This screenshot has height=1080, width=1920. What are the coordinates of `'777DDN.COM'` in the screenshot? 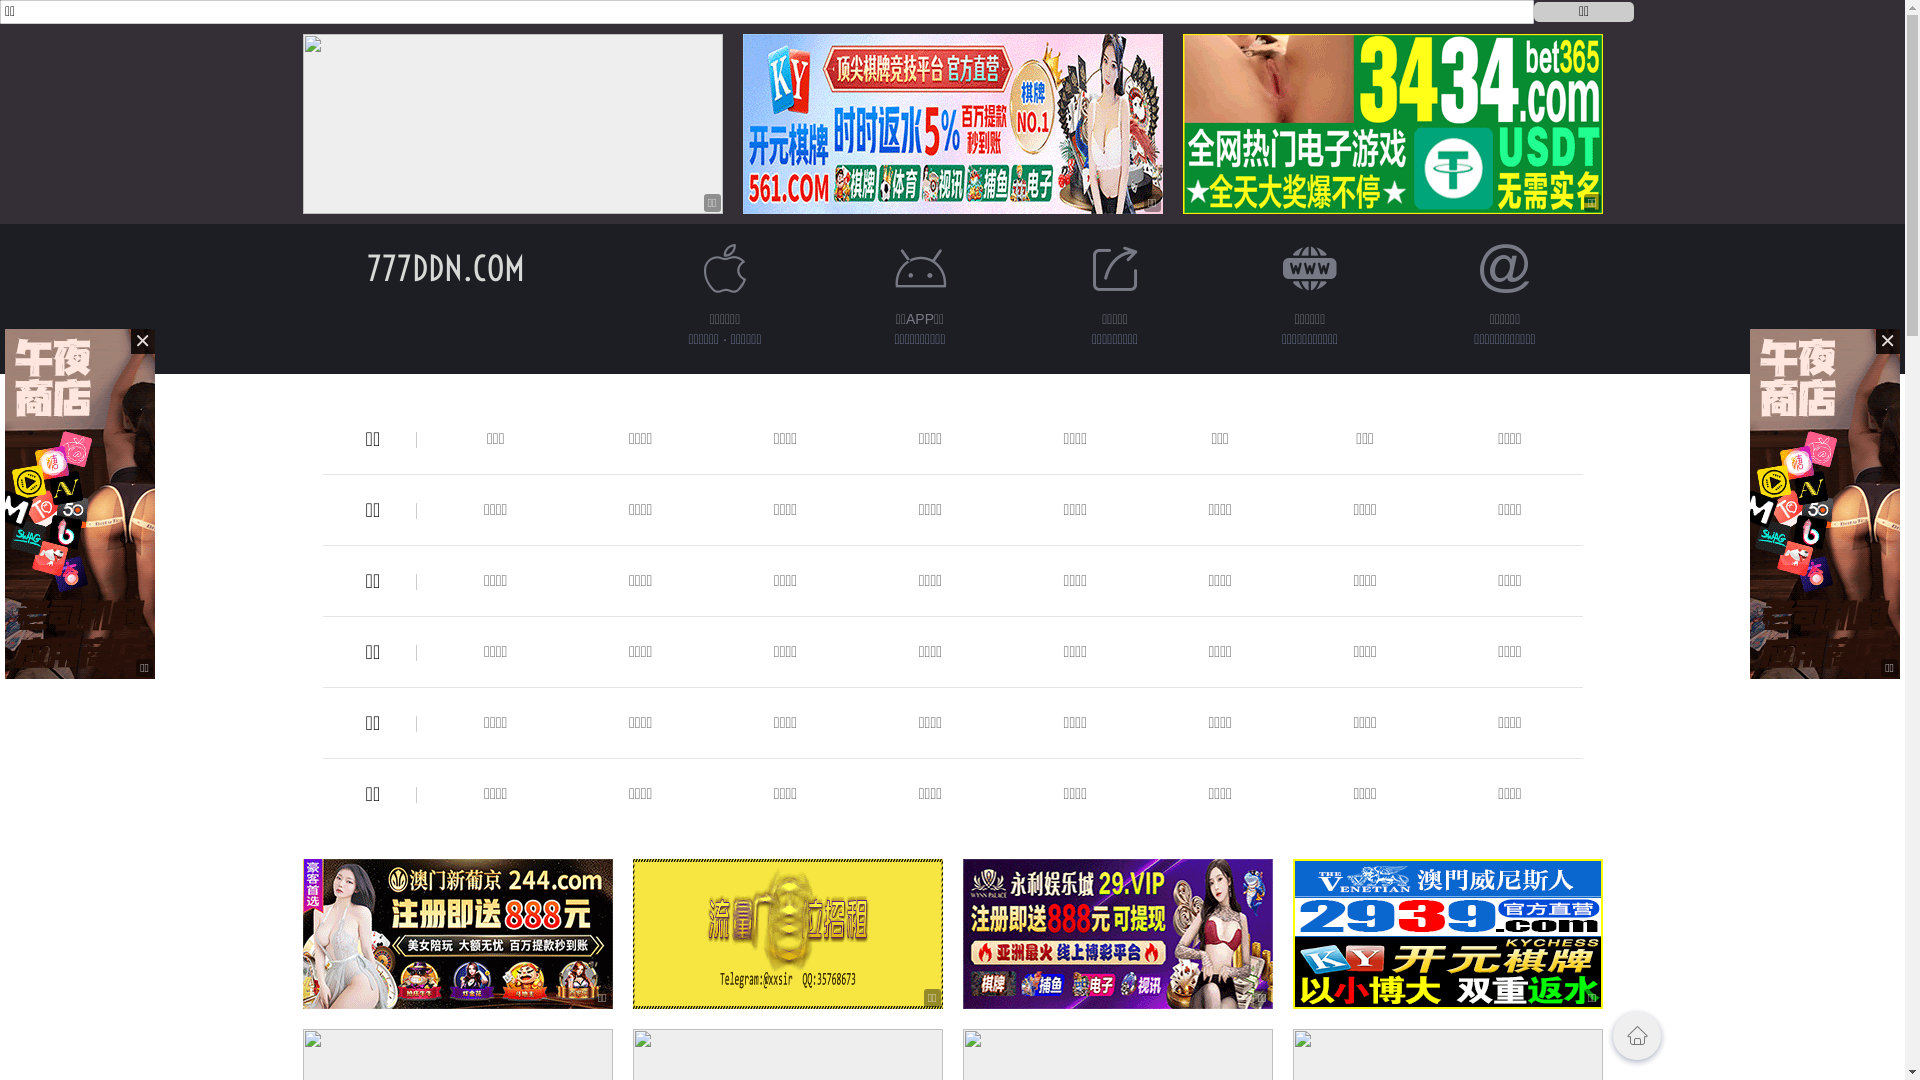 It's located at (444, 267).